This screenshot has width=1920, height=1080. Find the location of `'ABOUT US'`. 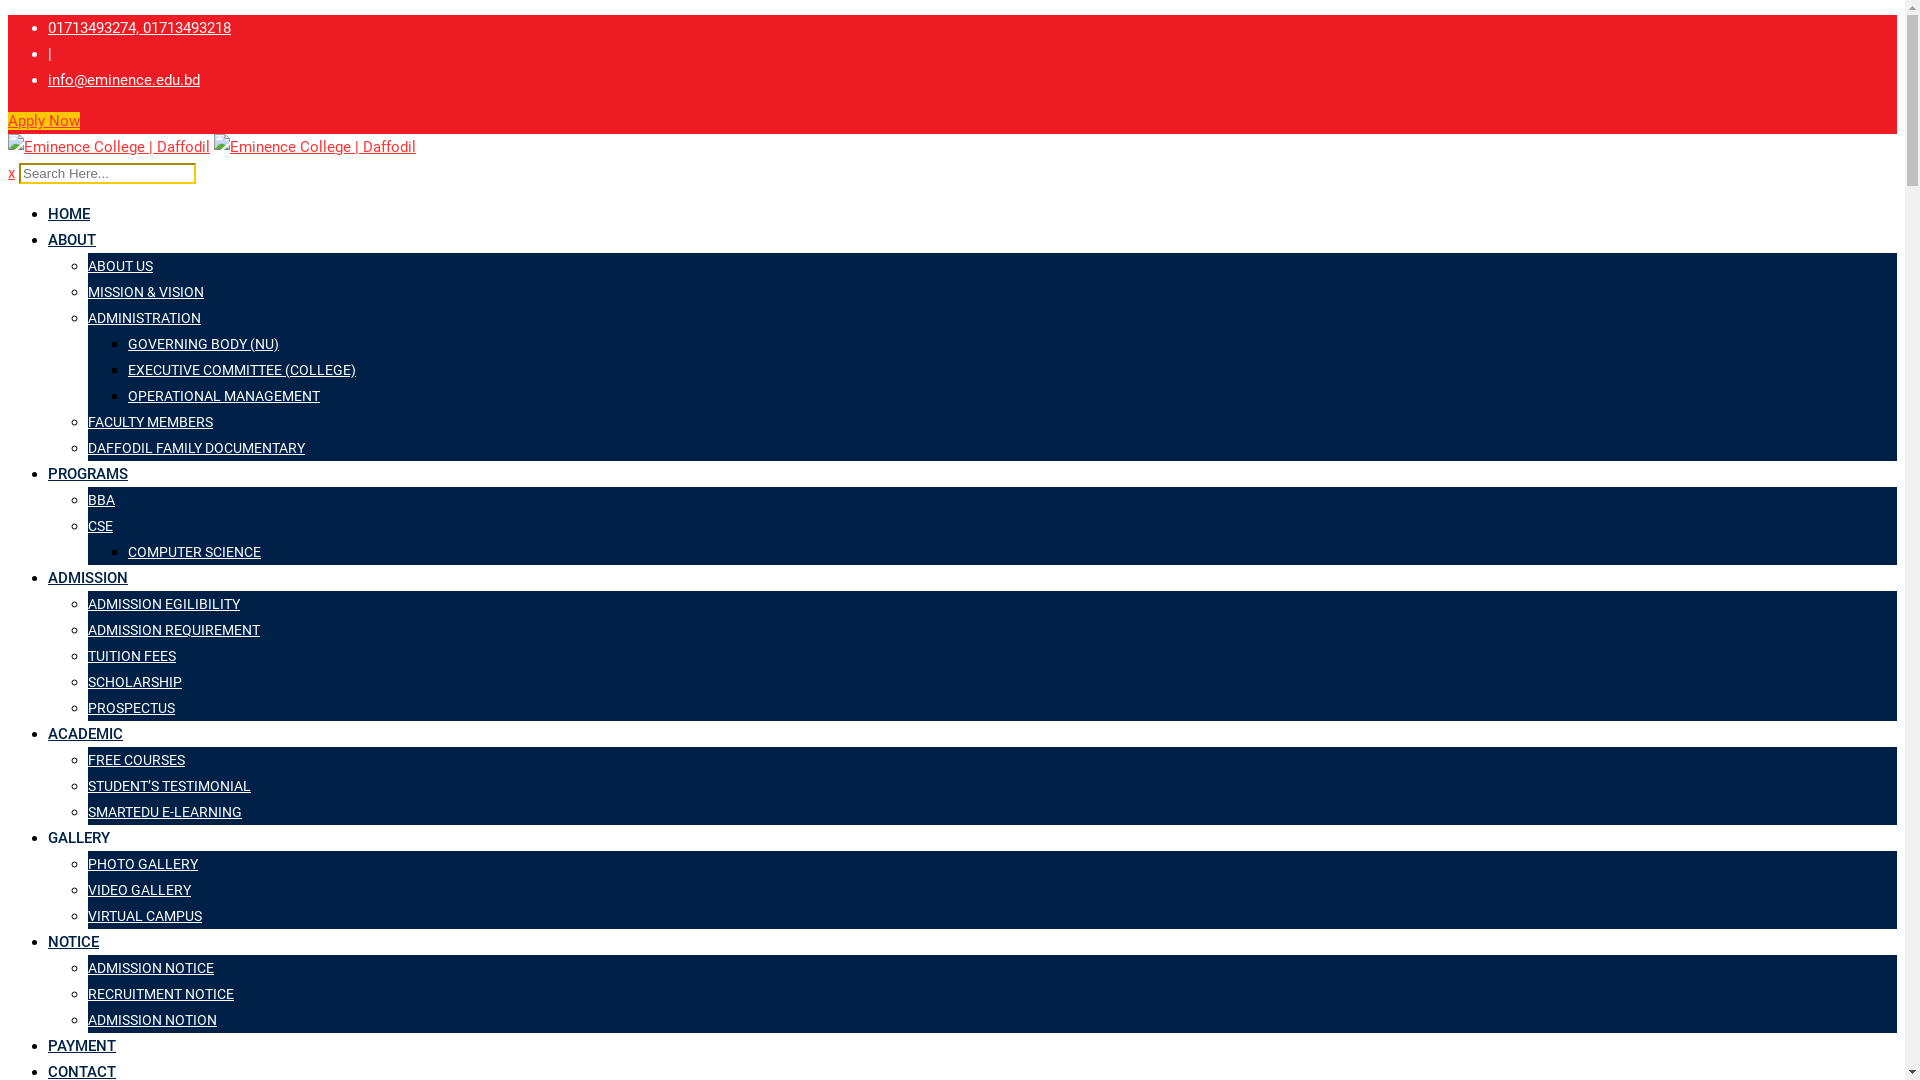

'ABOUT US' is located at coordinates (119, 265).